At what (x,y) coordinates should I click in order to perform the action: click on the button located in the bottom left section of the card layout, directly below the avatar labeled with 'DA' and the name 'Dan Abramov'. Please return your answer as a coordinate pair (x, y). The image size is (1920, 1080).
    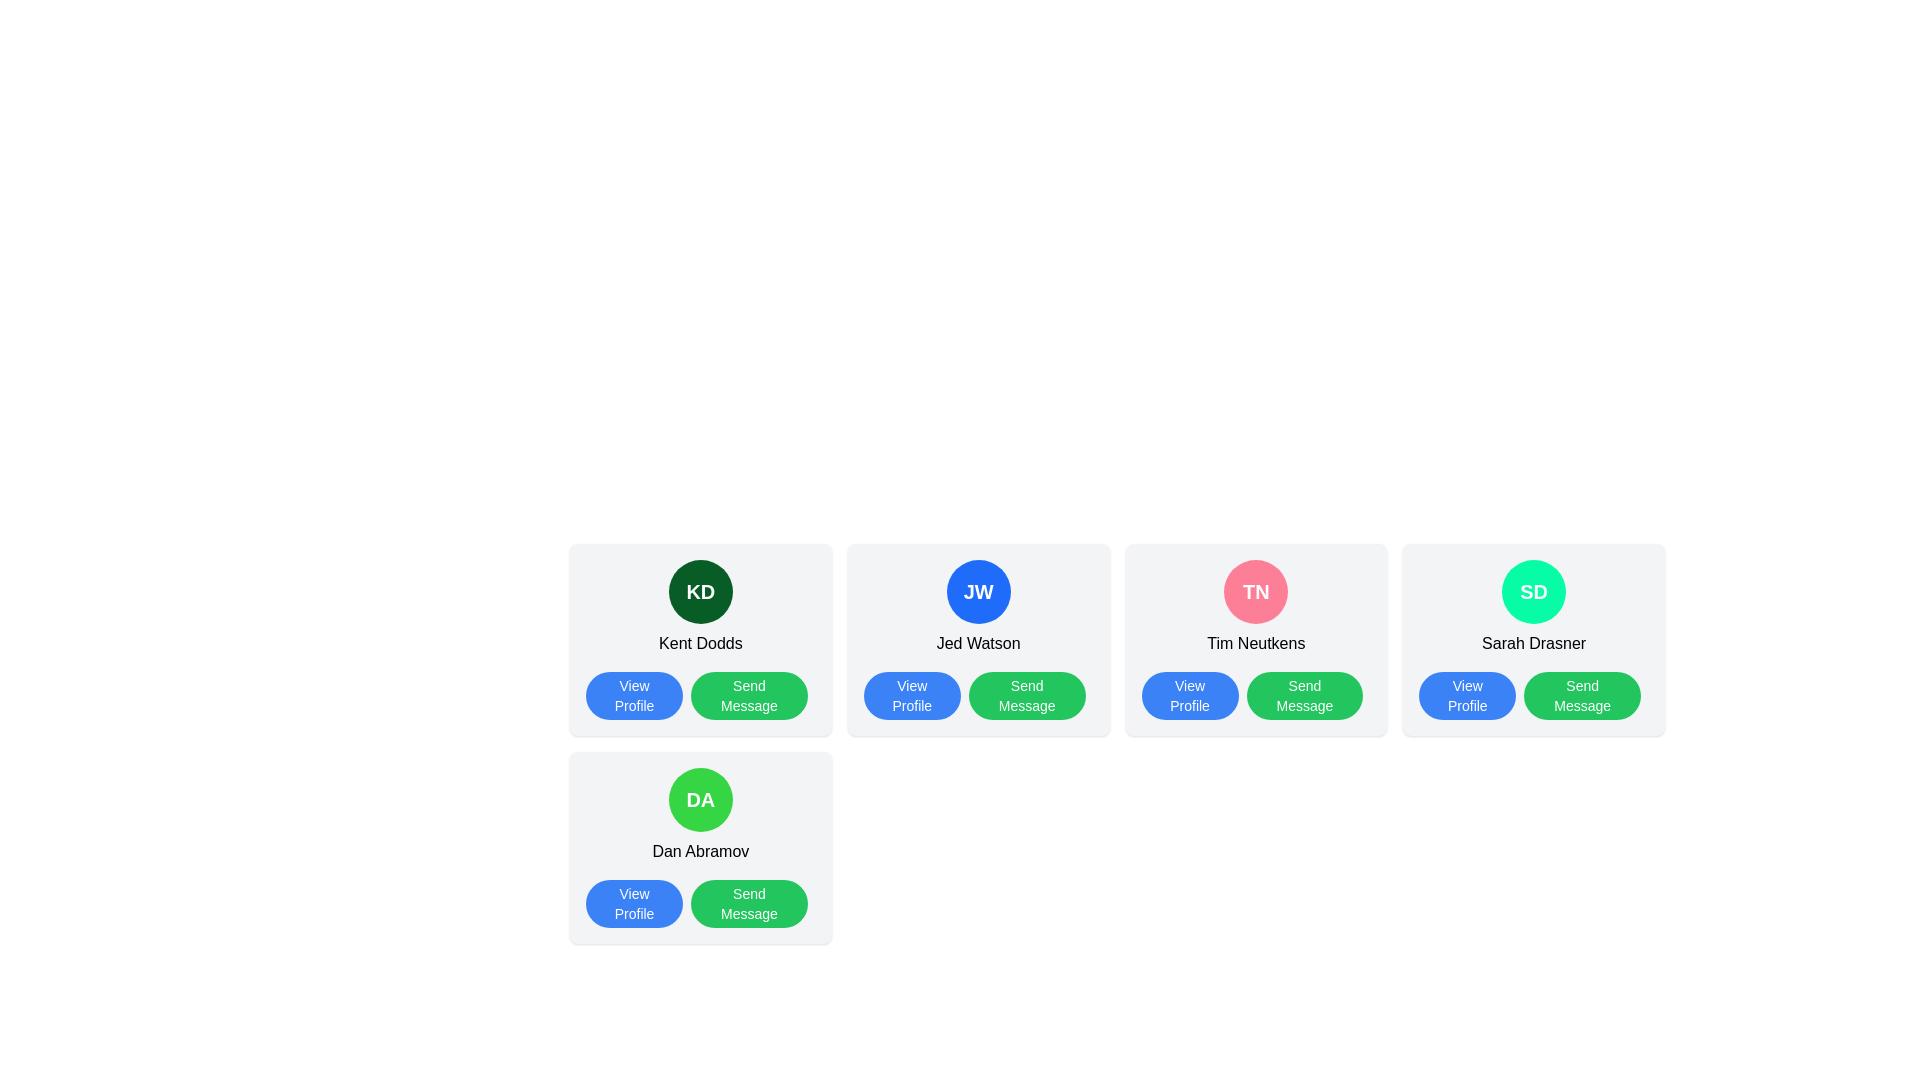
    Looking at the image, I should click on (633, 903).